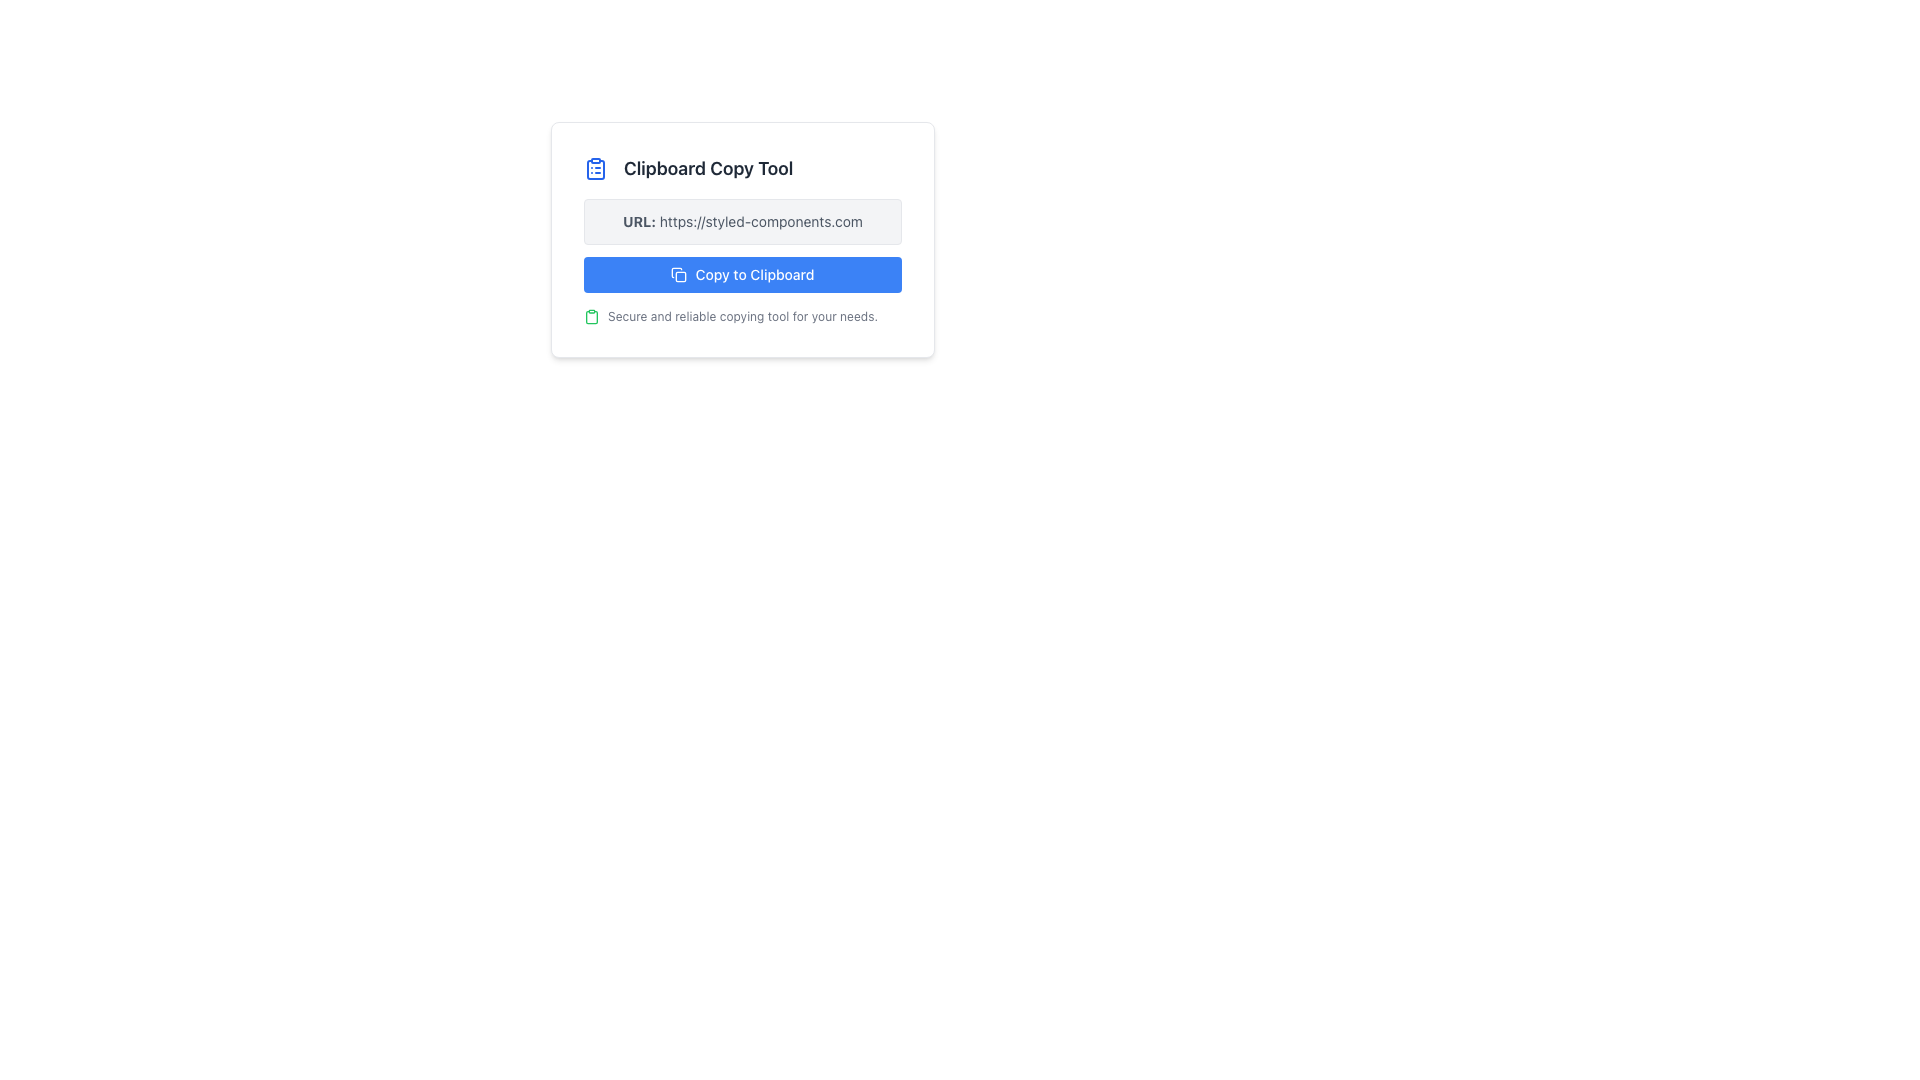 The image size is (1920, 1080). Describe the element at coordinates (679, 274) in the screenshot. I see `the copy-to-clipboard icon located inside the 'Copy to Clipboard' button, positioned to the immediate left of the button's text` at that location.